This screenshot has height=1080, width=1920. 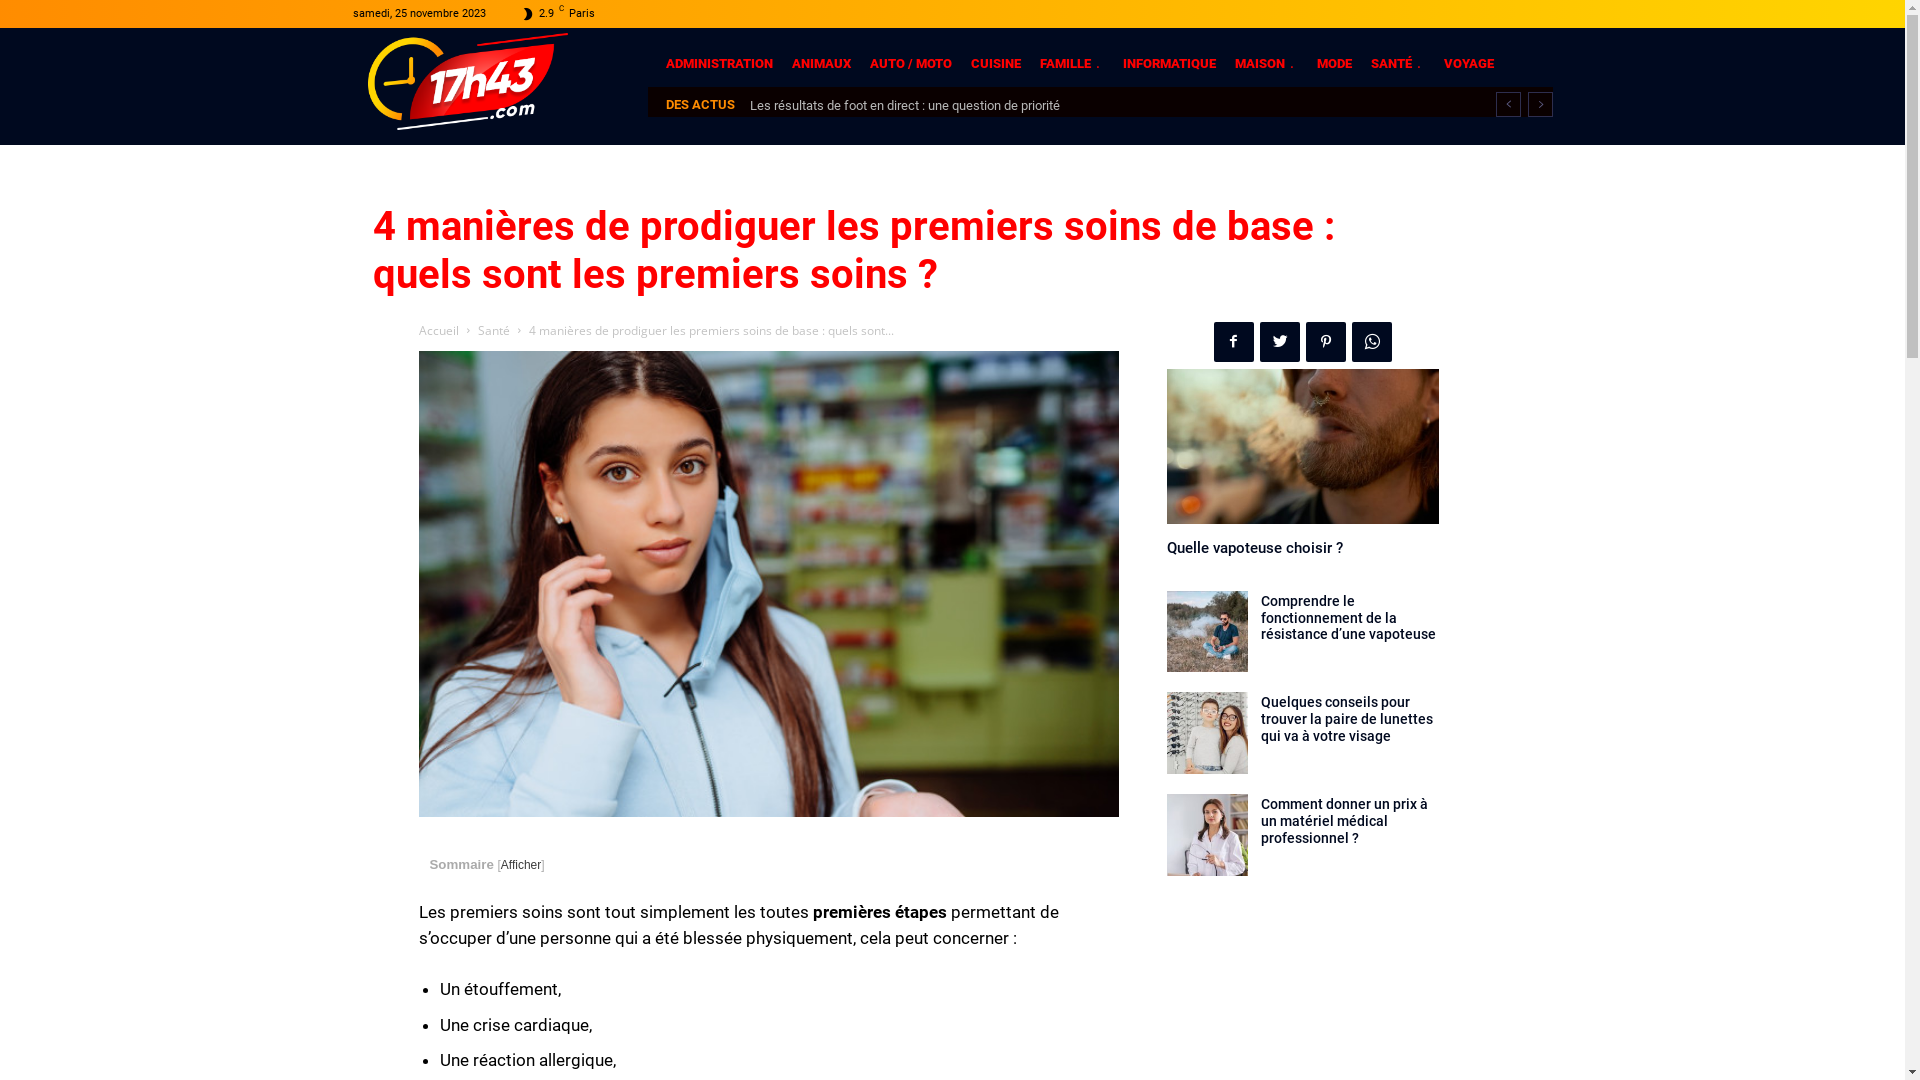 I want to click on 'Accueil', so click(x=436, y=329).